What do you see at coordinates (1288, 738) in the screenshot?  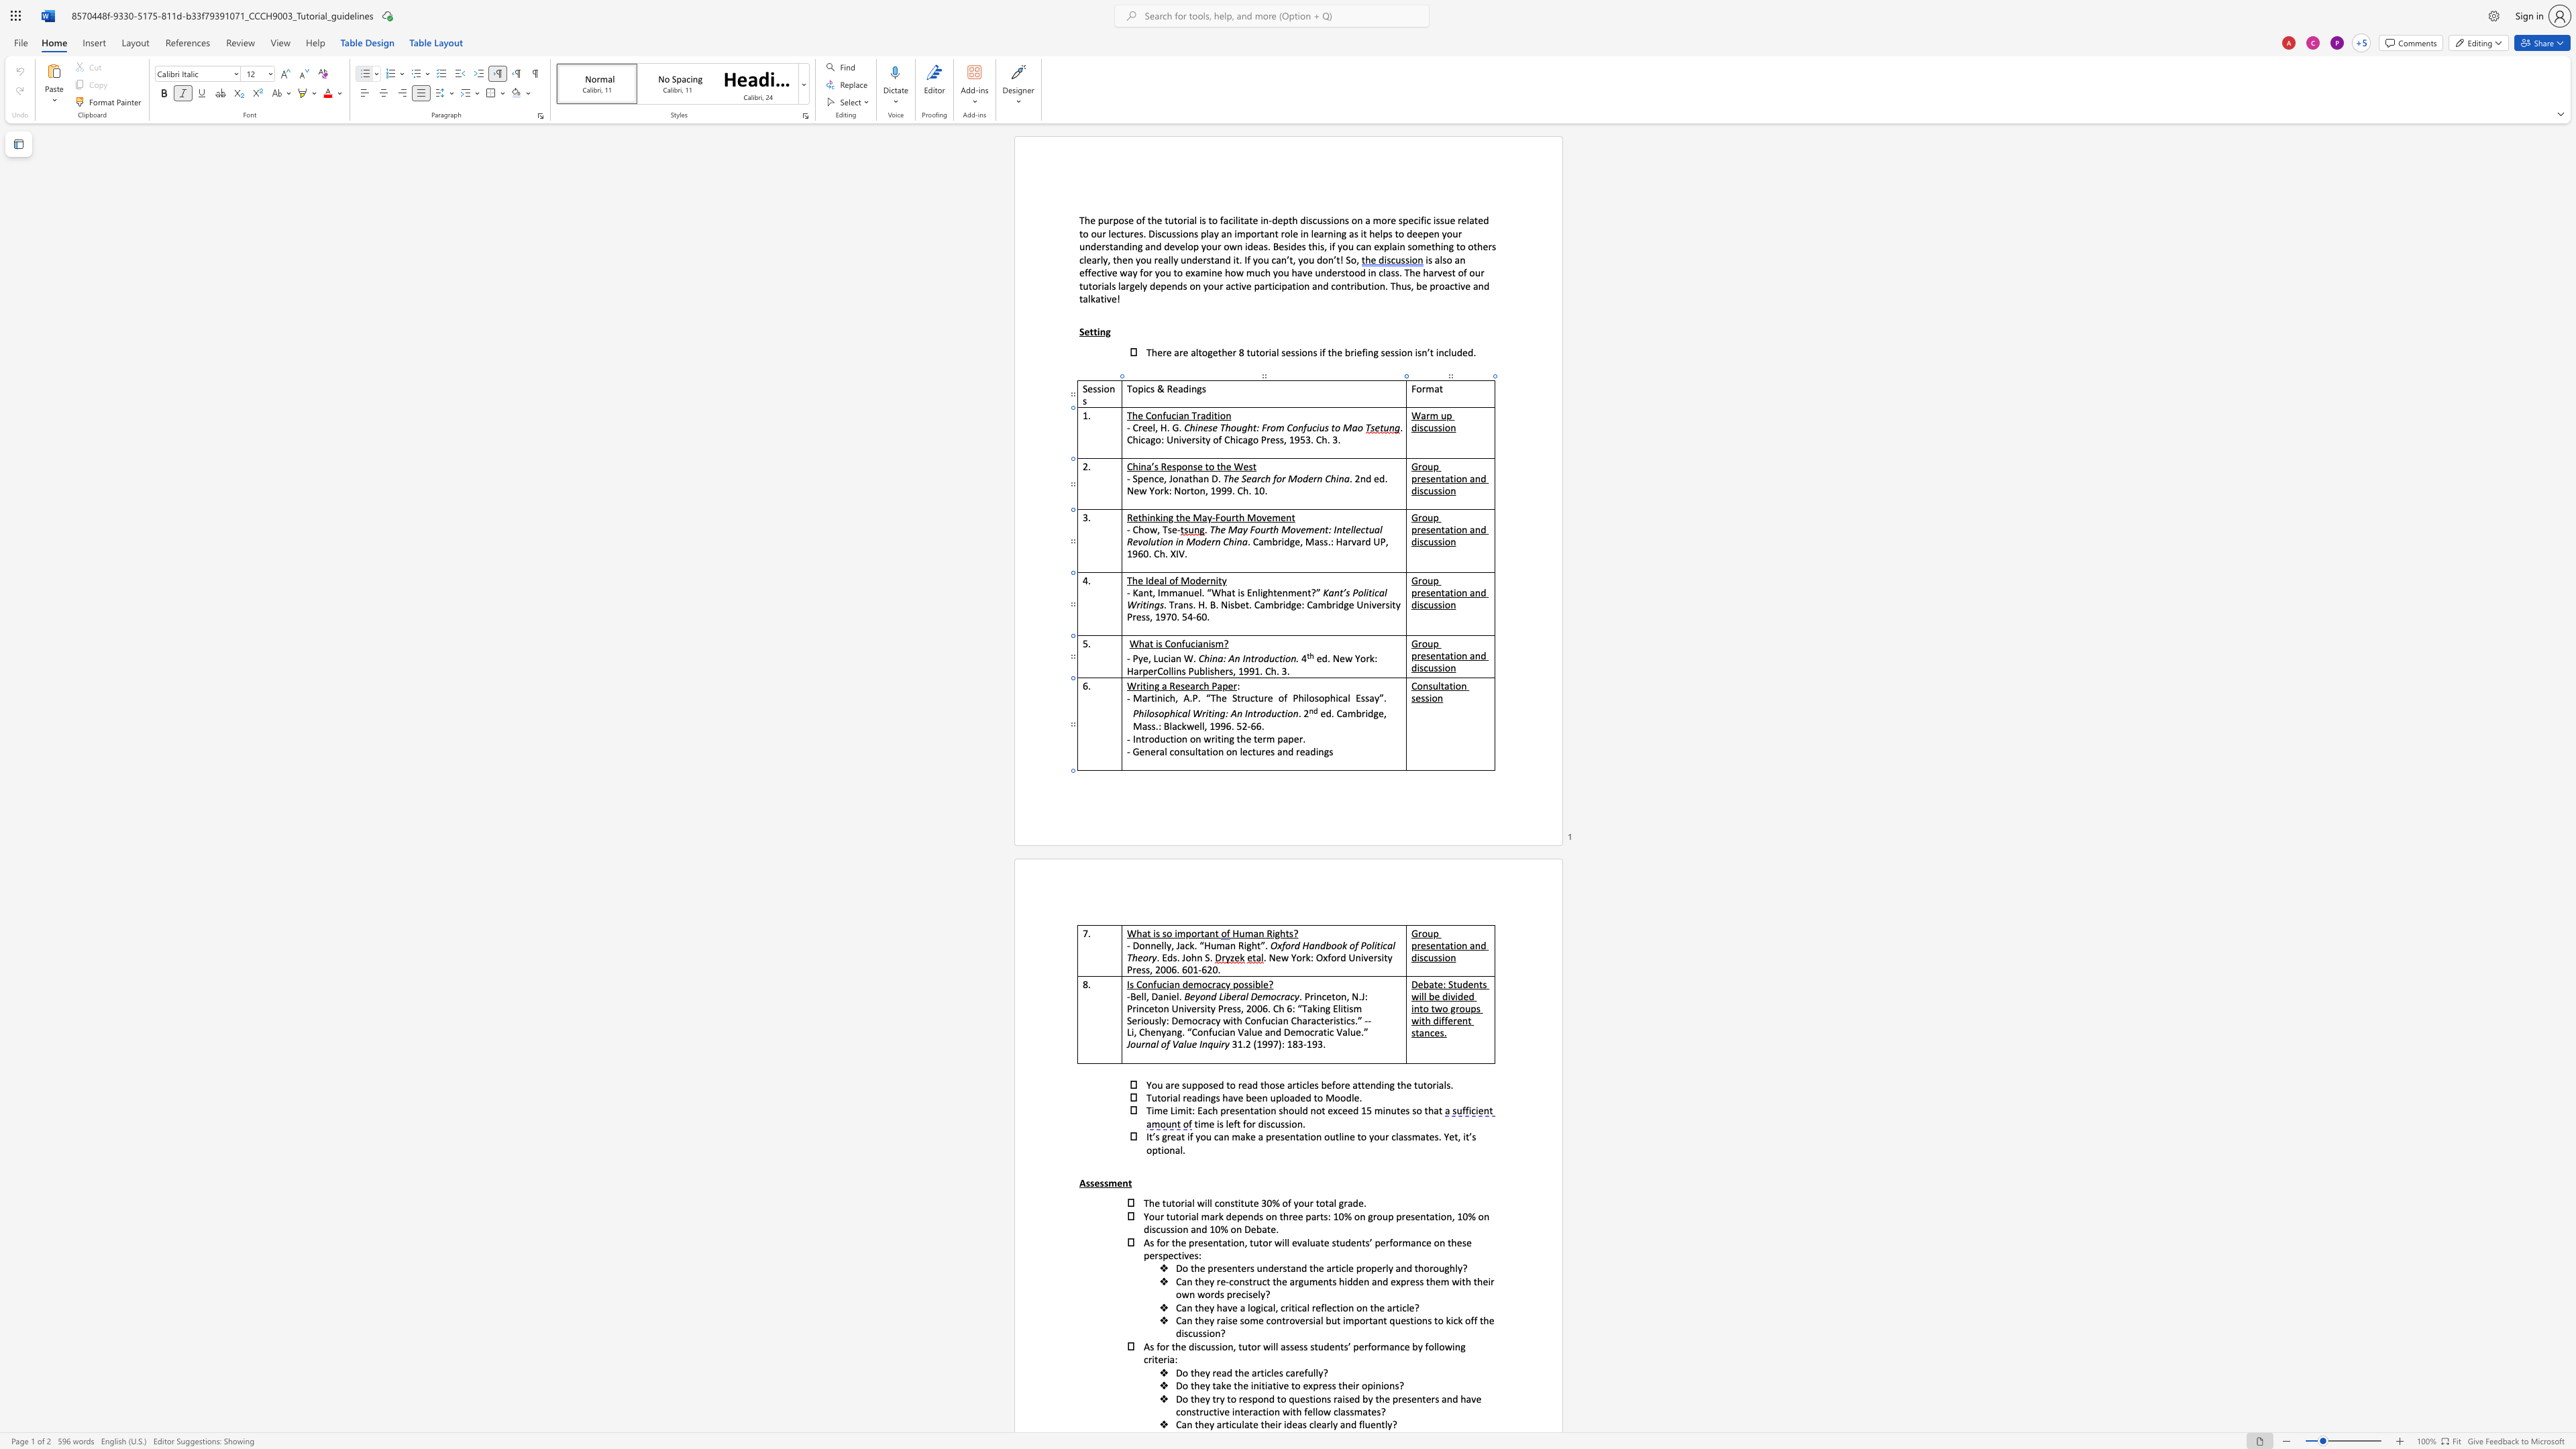 I see `the space between the continuous character "a" and "p" in the text` at bounding box center [1288, 738].